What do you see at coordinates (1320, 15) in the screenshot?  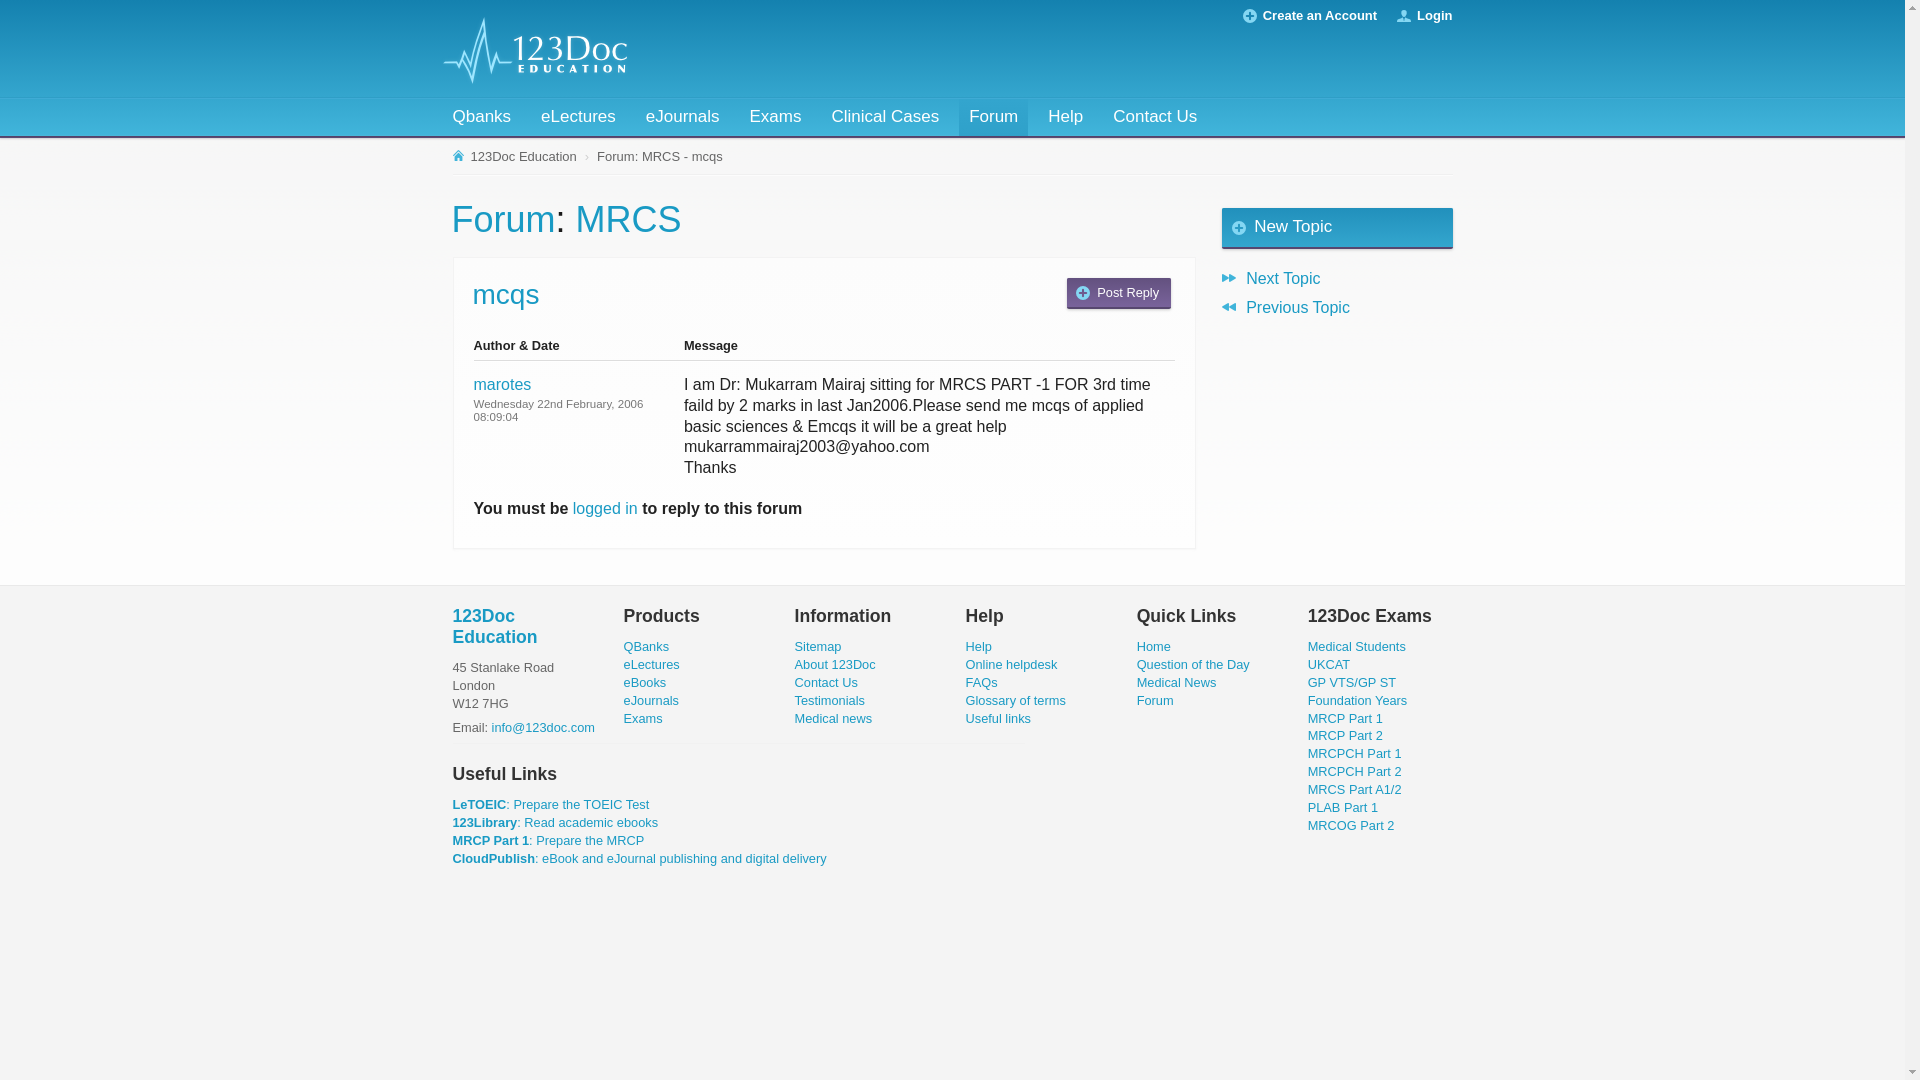 I see `'Create an Account'` at bounding box center [1320, 15].